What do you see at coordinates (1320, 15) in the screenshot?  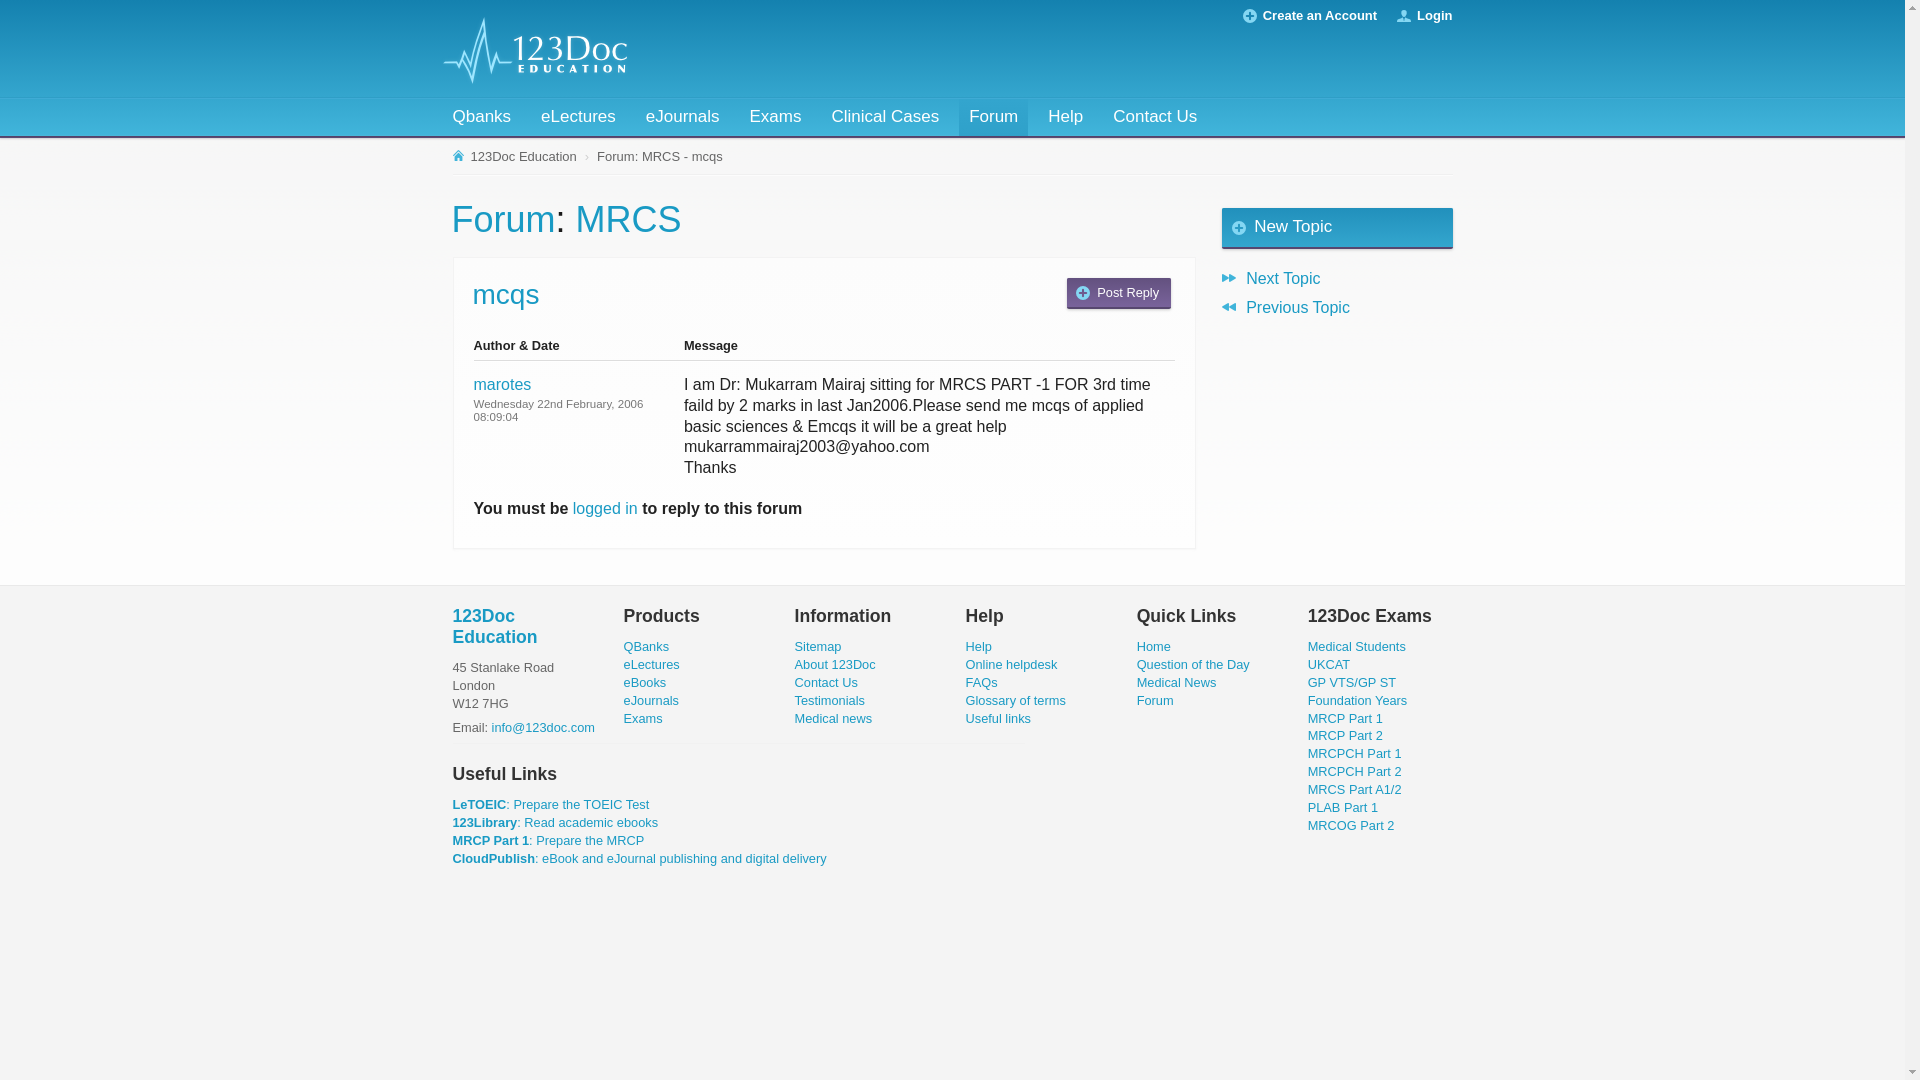 I see `'Create an Account'` at bounding box center [1320, 15].